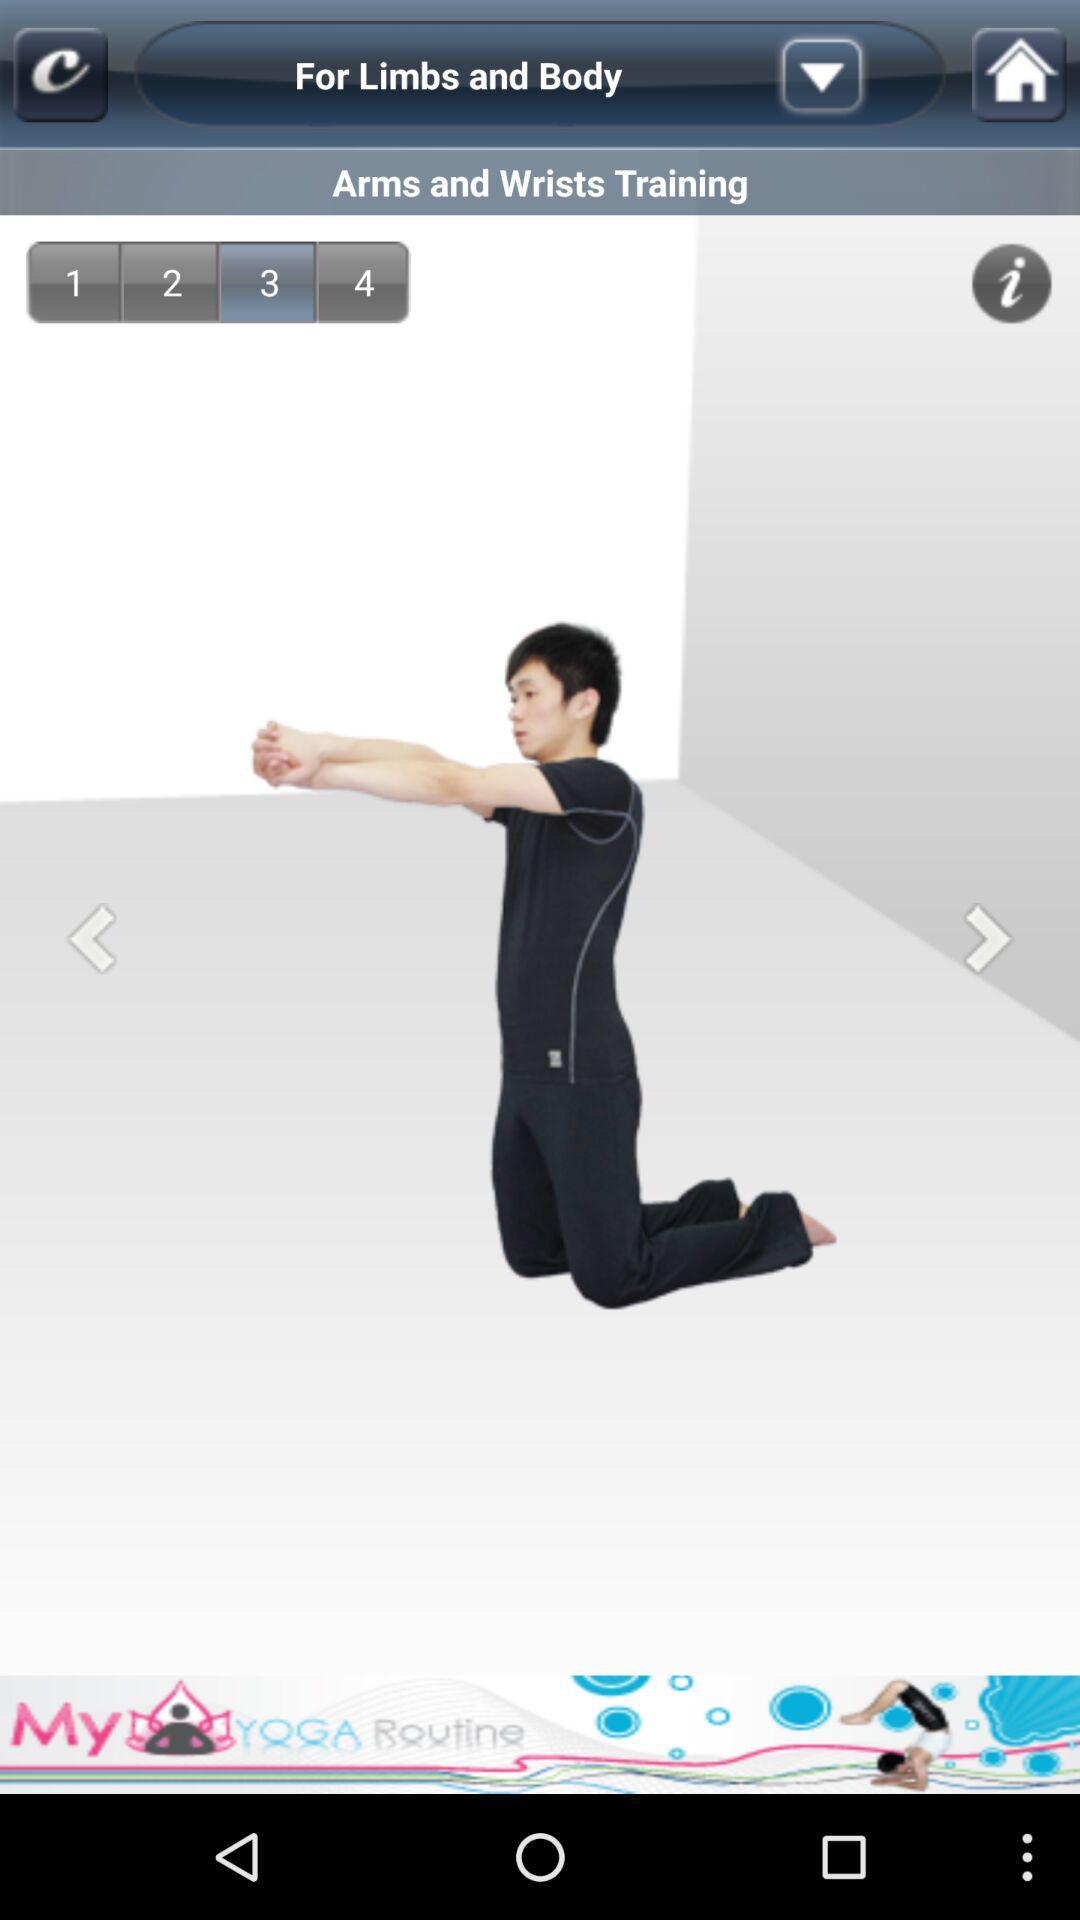  Describe the element at coordinates (171, 281) in the screenshot. I see `the 2 app` at that location.